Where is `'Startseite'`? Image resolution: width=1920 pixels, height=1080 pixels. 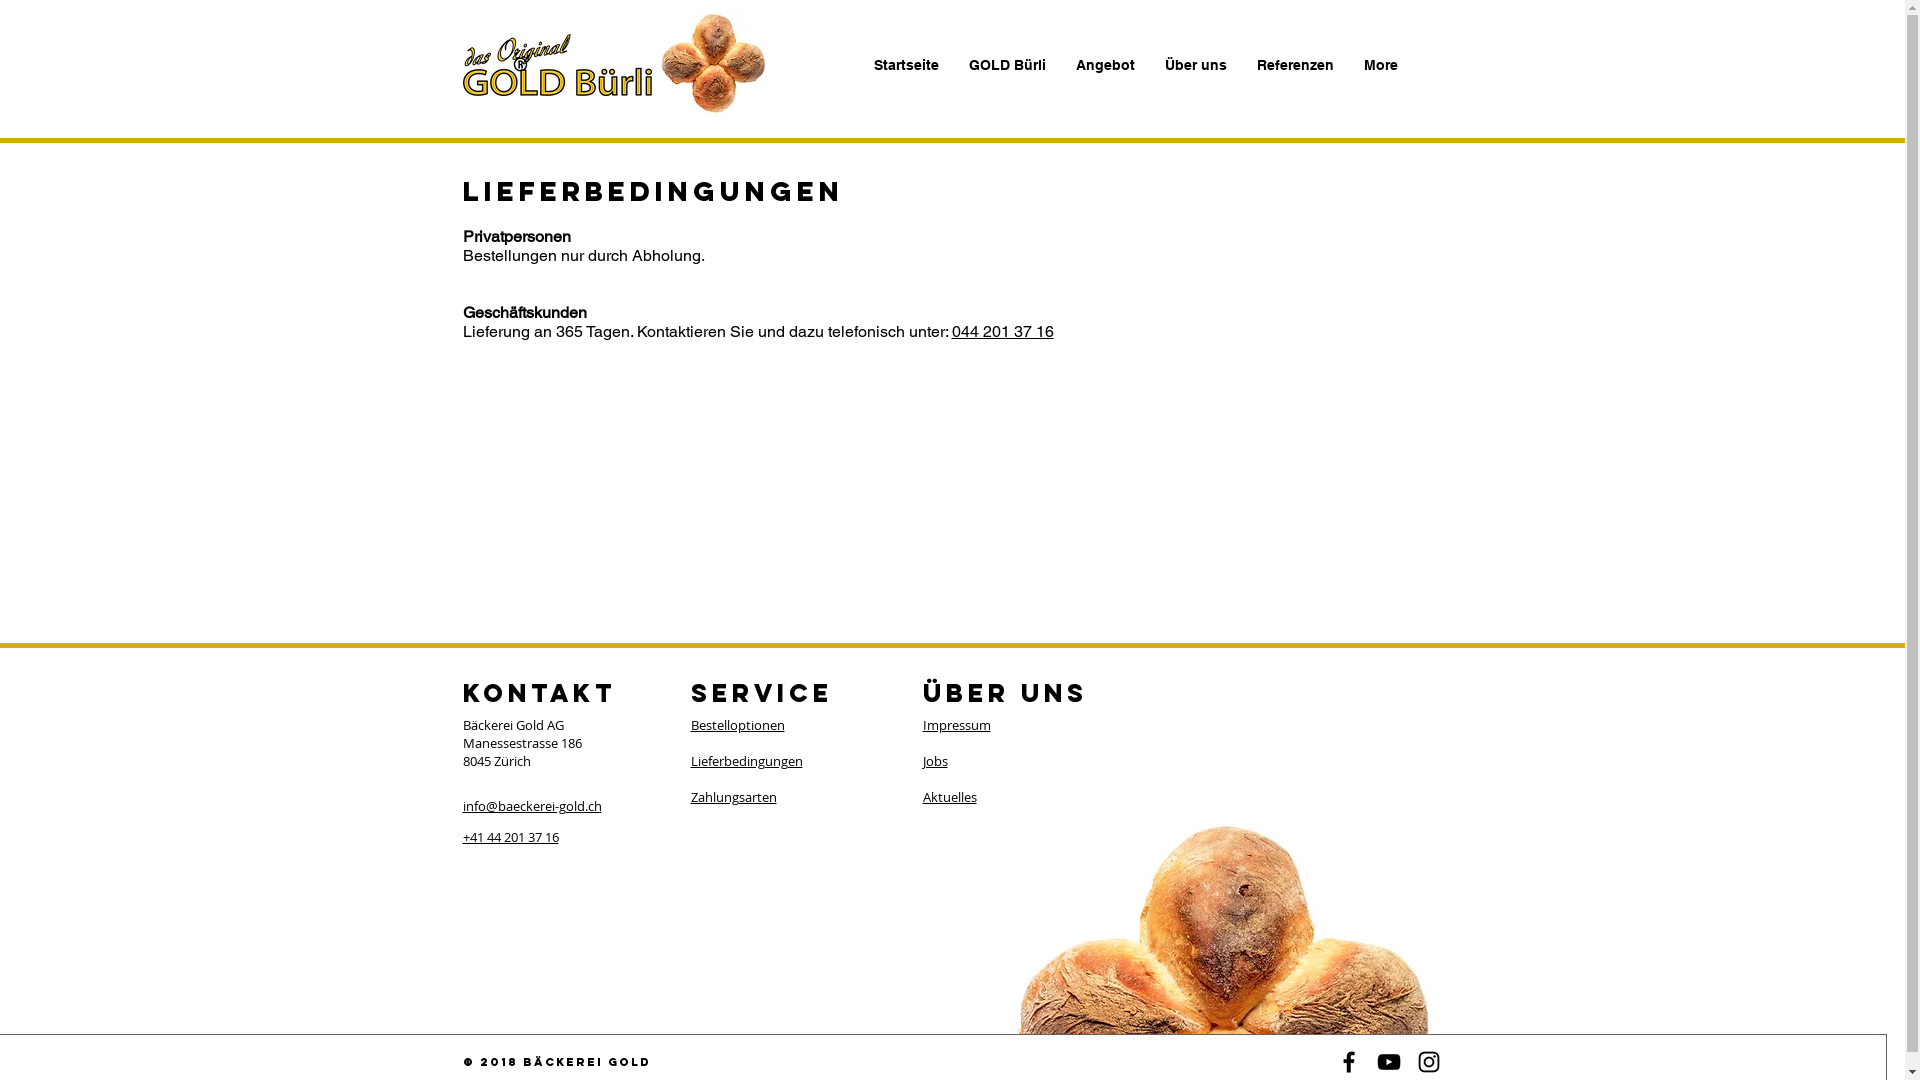 'Startseite' is located at coordinates (858, 64).